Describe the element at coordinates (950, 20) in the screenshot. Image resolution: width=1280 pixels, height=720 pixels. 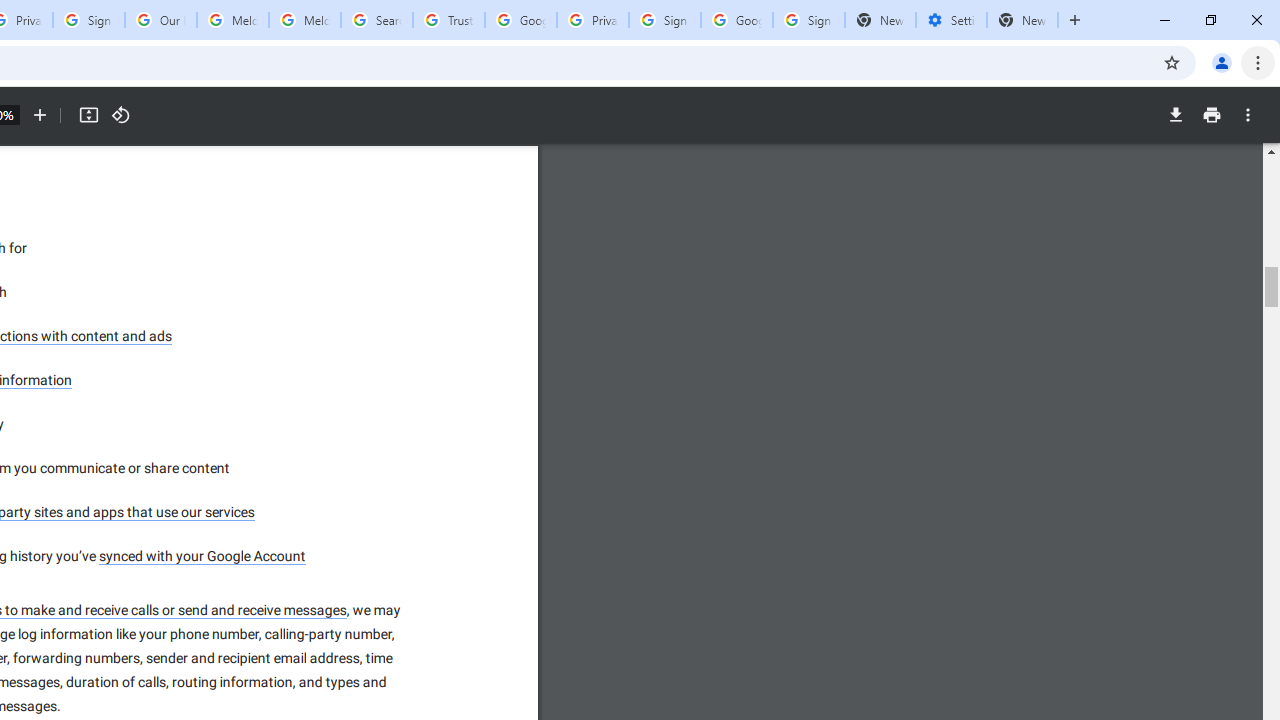
I see `'Settings - Addresses and more'` at that location.